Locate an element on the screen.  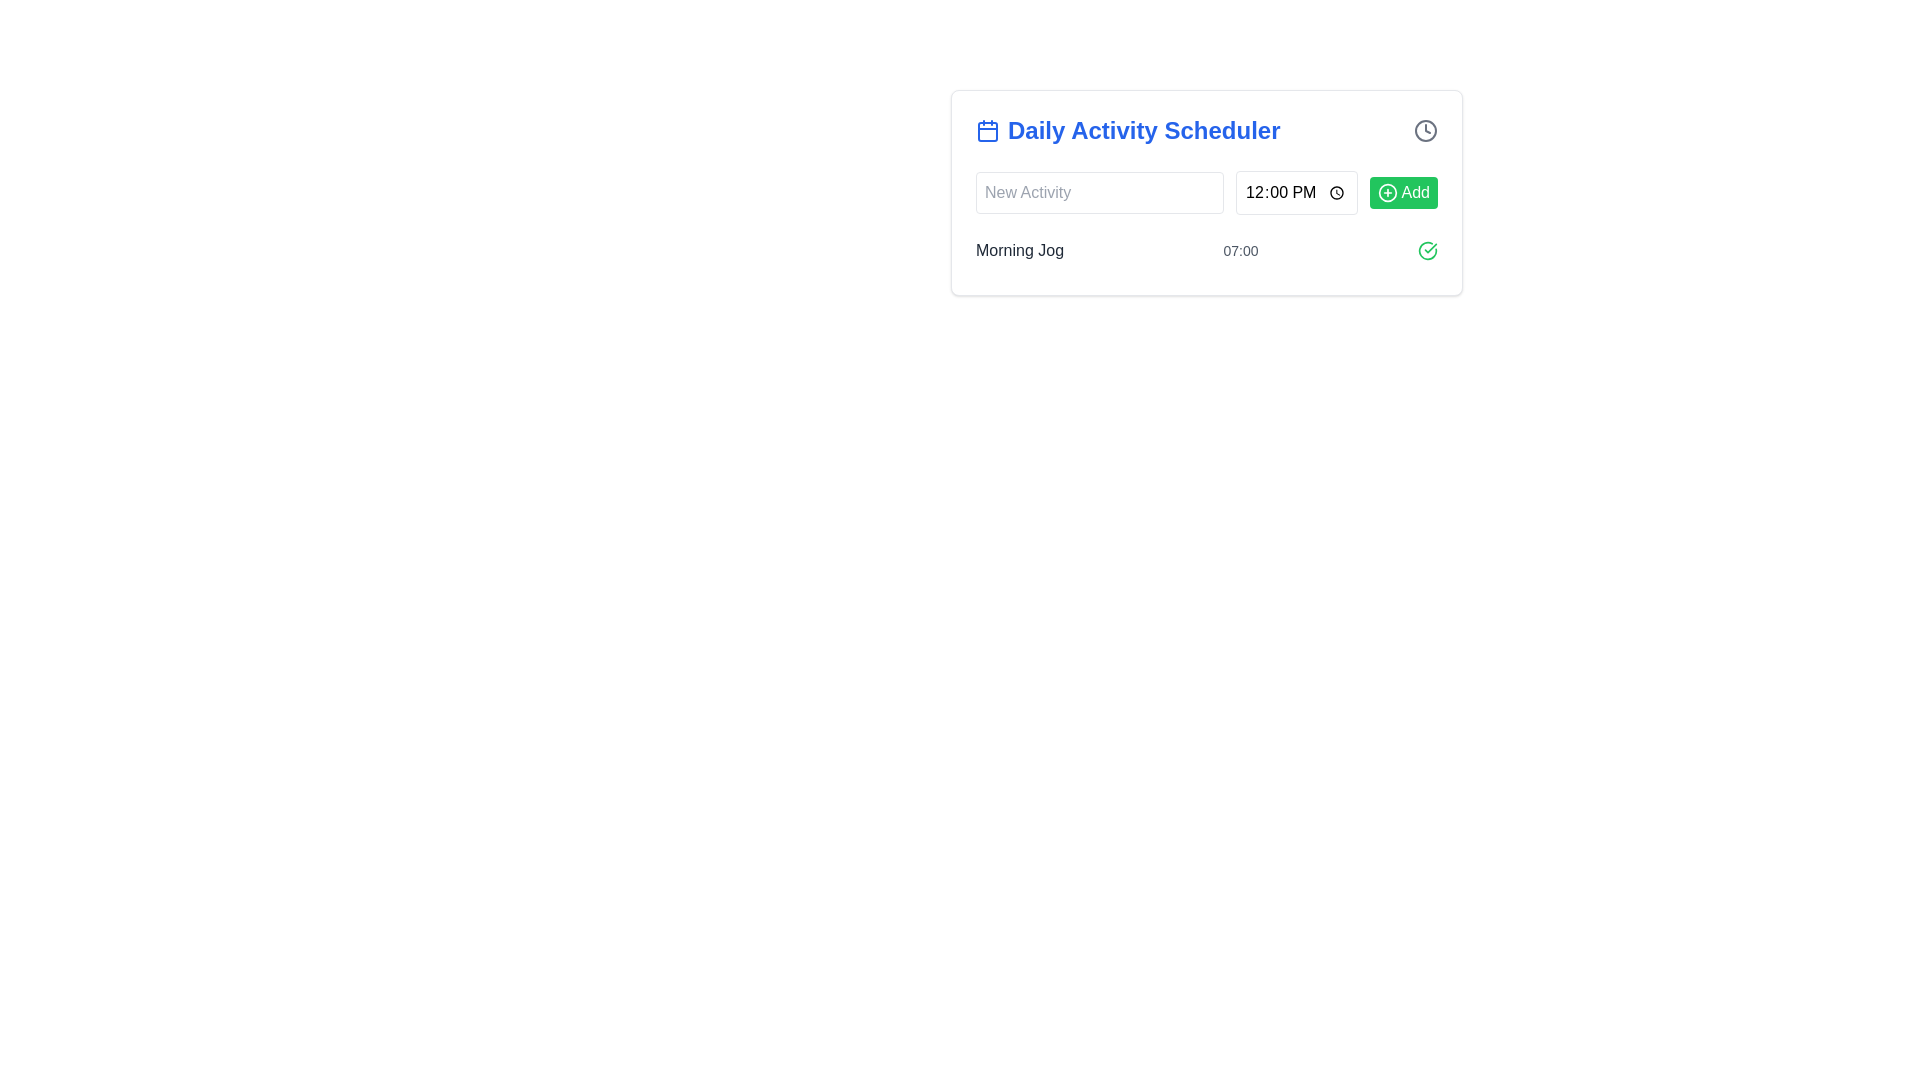
the minimalist gray clock icon located on the far right side of the 'Daily Activity Scheduler' header is located at coordinates (1424, 131).